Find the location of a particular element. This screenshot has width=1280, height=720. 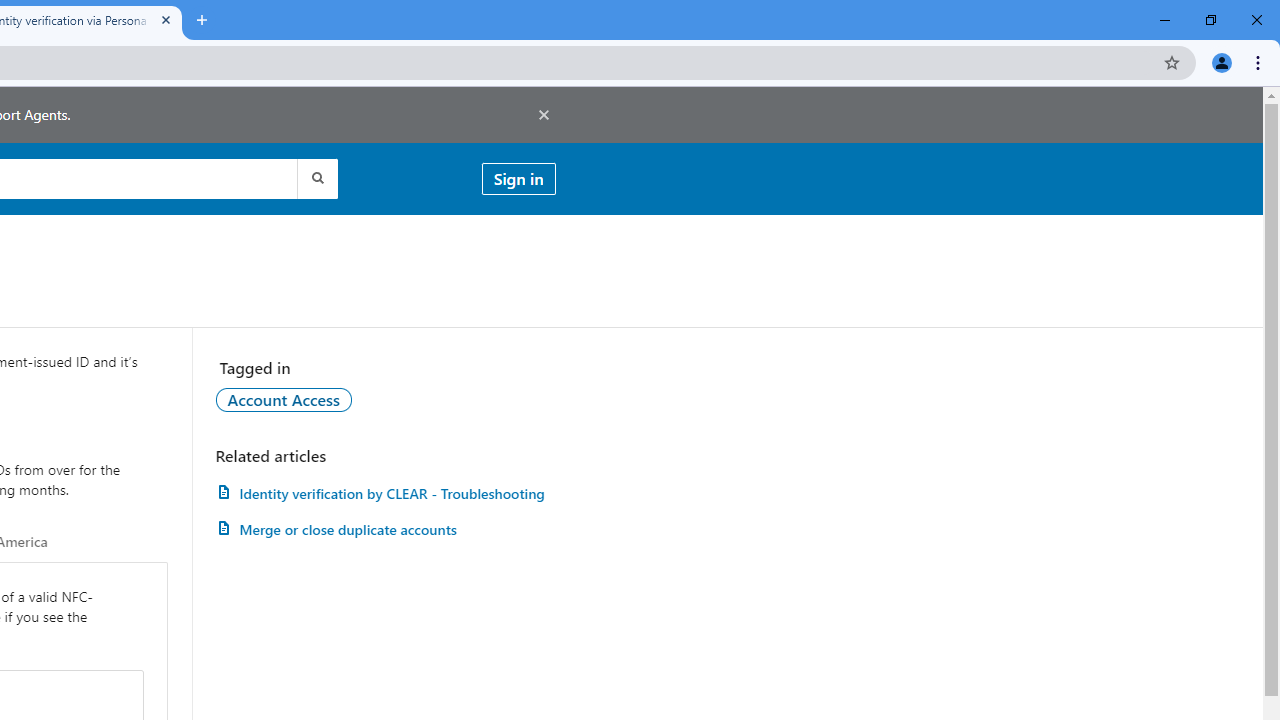

'AutomationID: article-link-a1457505' is located at coordinates (385, 493).